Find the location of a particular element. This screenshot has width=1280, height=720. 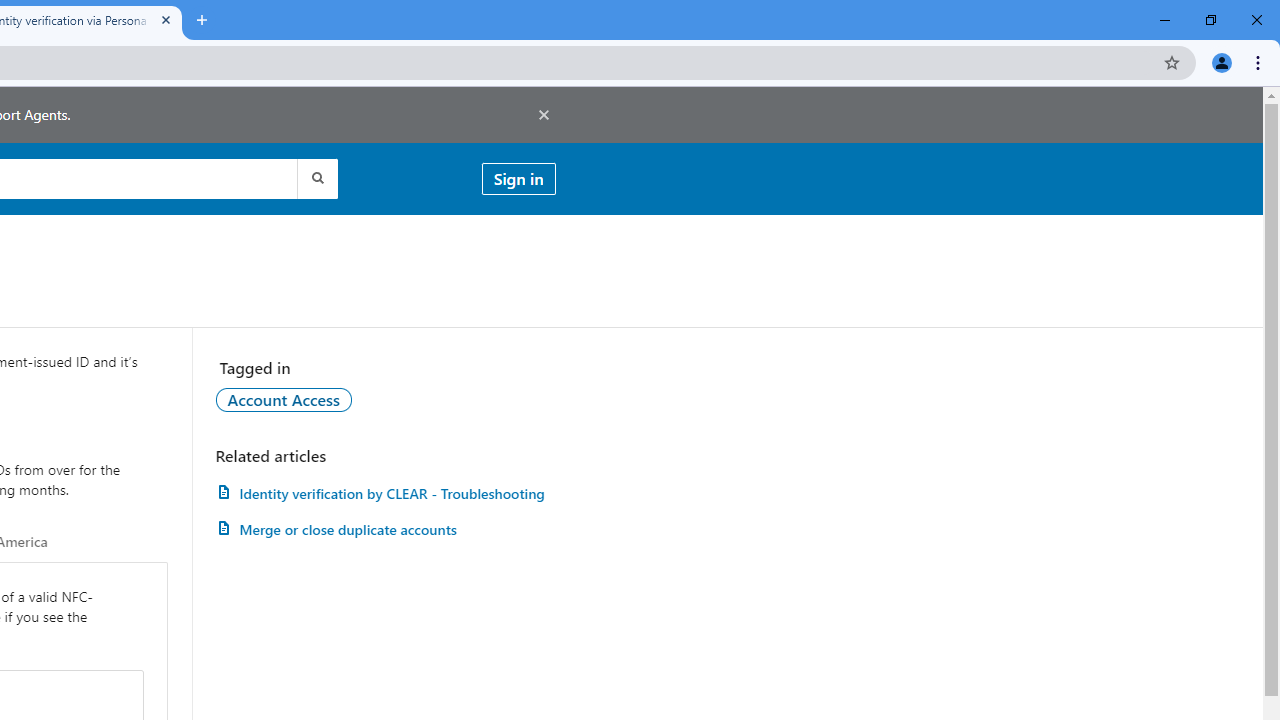

'AutomationID: article-link-a1457505' is located at coordinates (385, 493).